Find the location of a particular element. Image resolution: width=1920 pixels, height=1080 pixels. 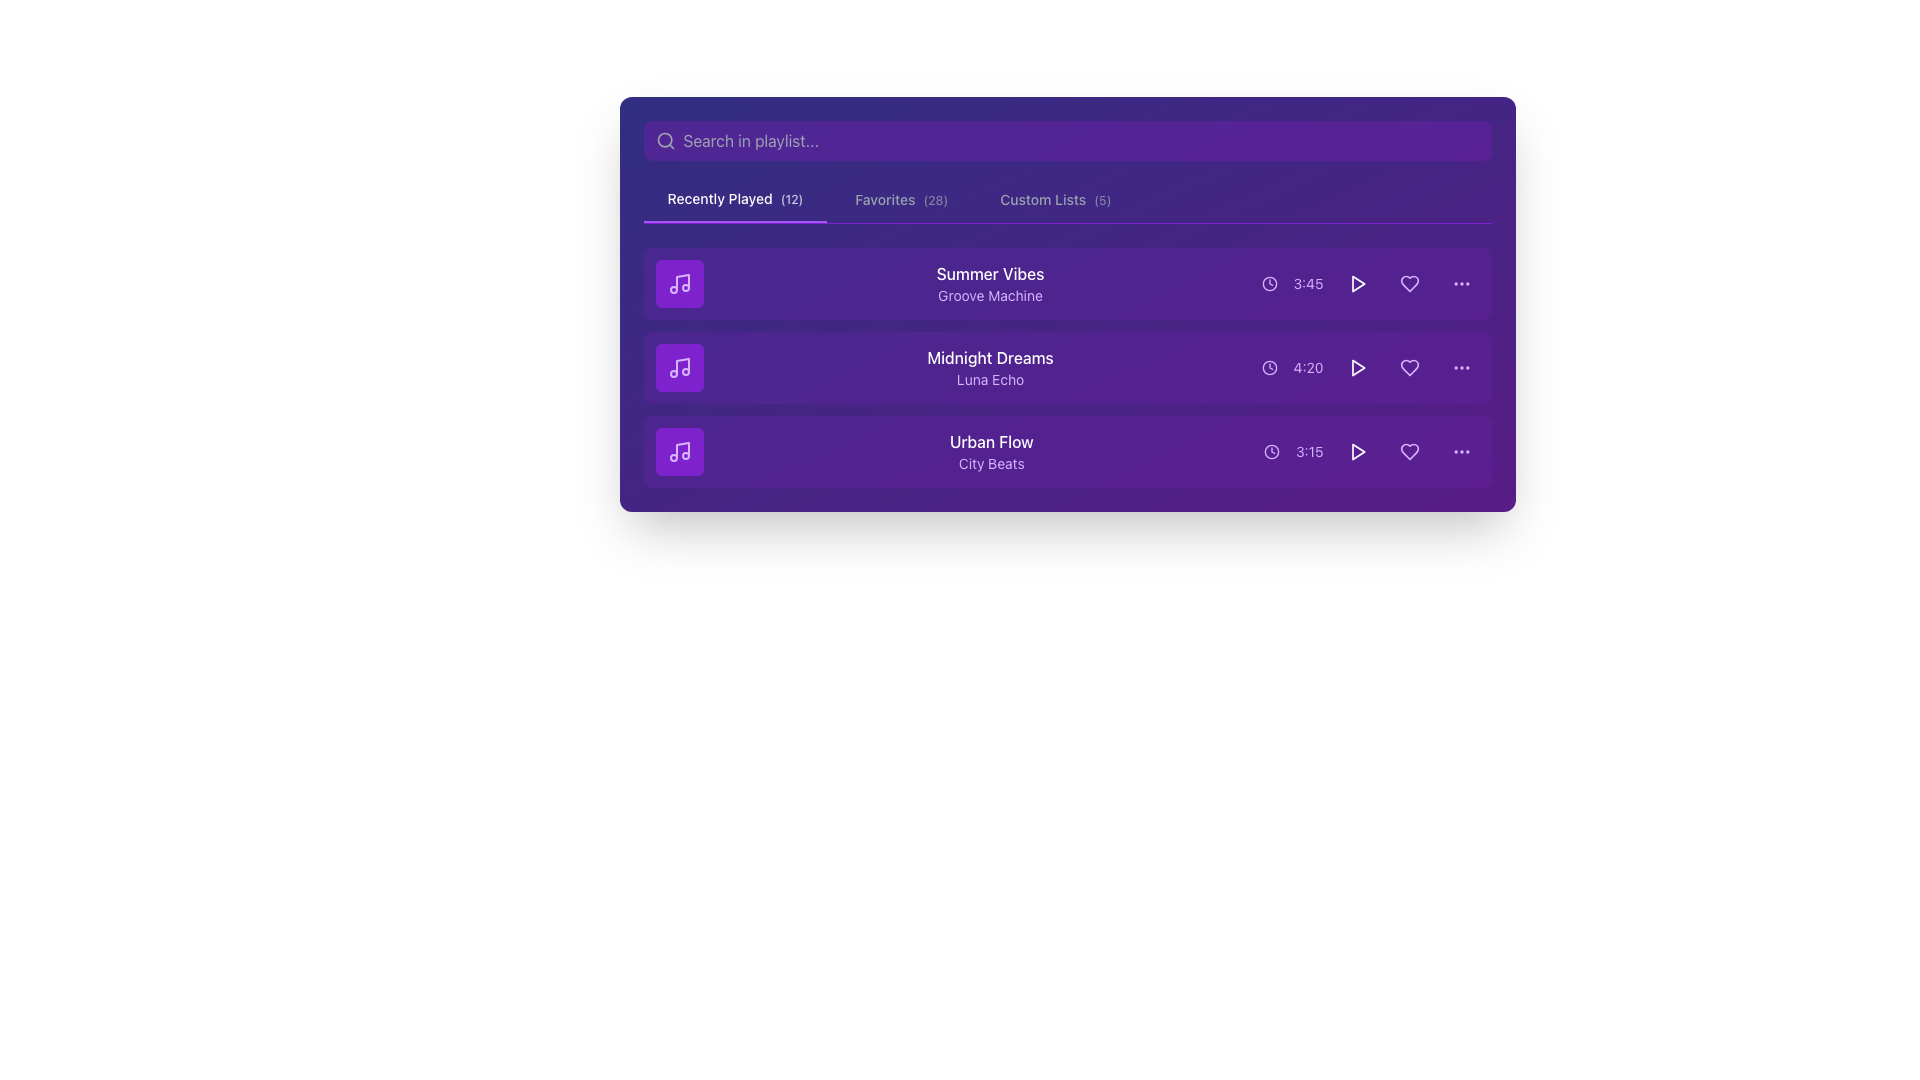

the play button in the 'Urban Flow' row under 'Recently Played' is located at coordinates (1357, 451).